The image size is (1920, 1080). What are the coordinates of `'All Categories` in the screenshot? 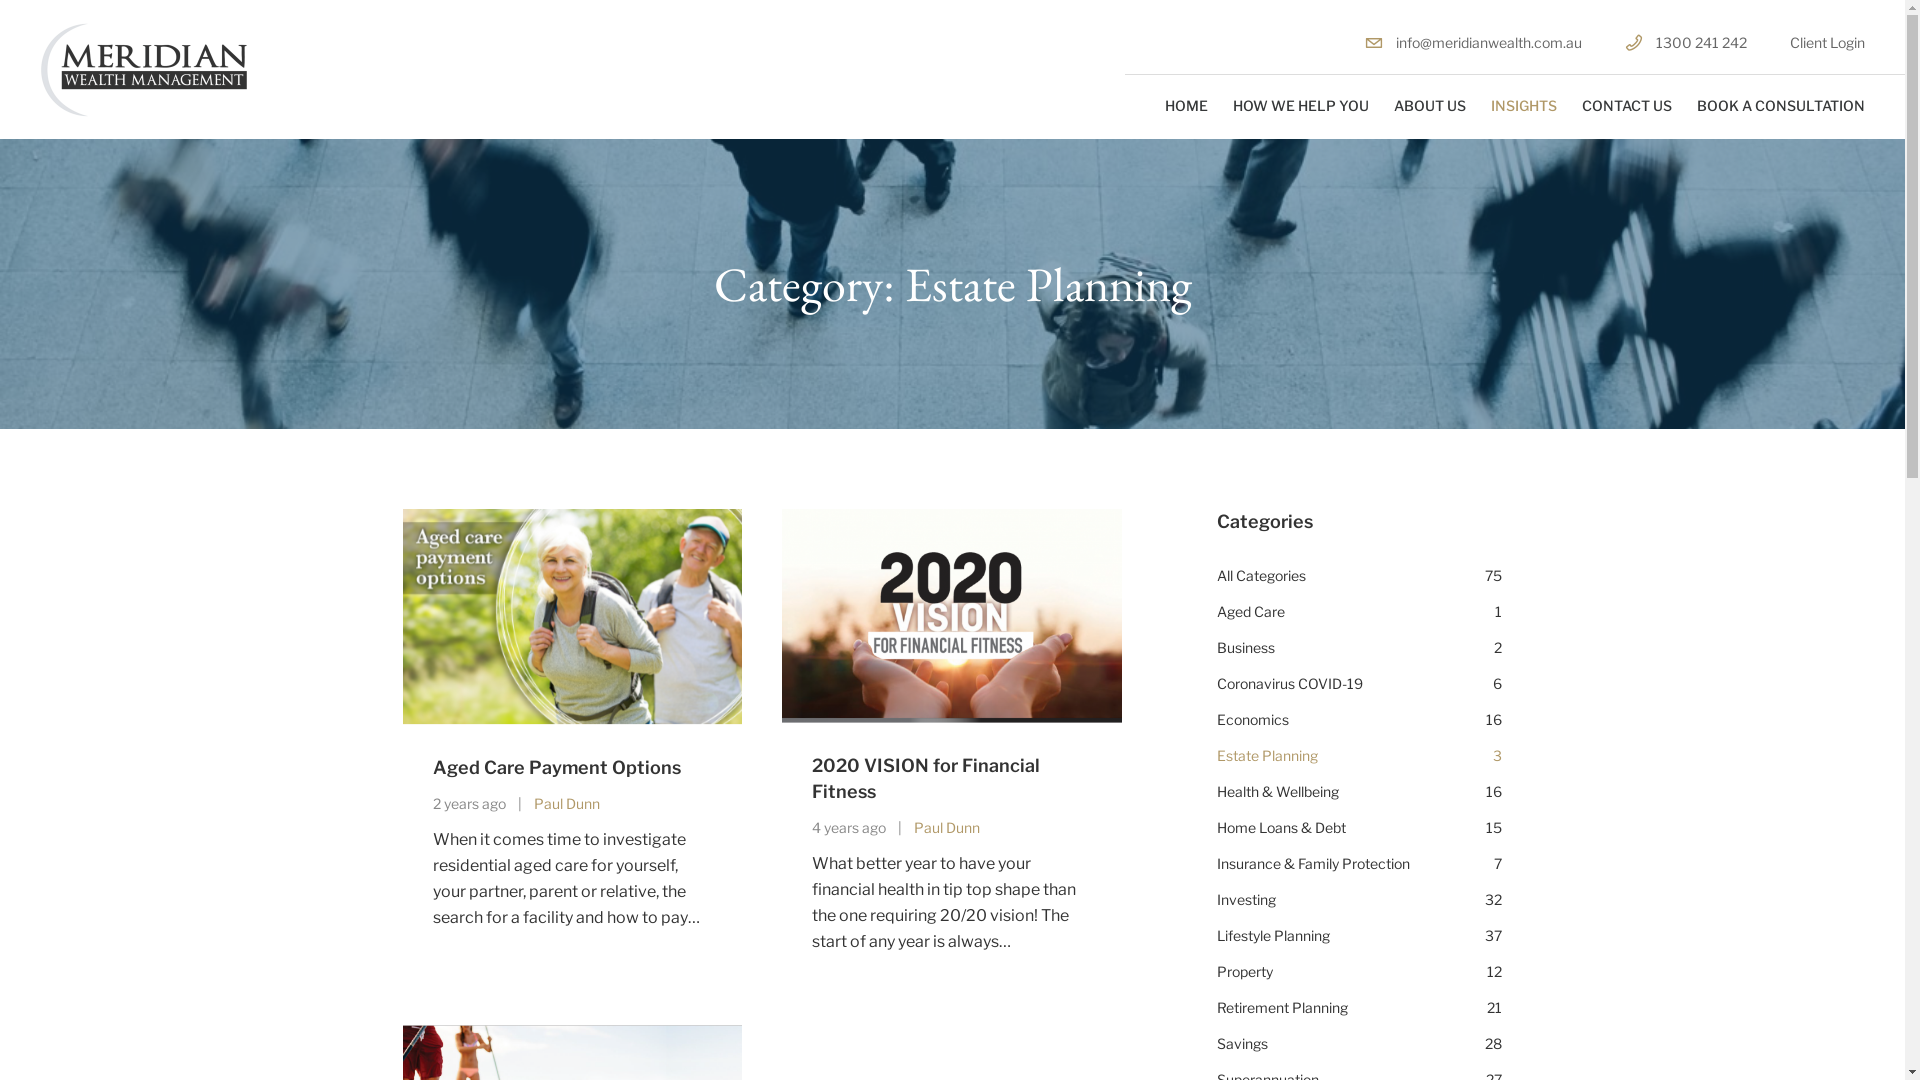 It's located at (1216, 575).